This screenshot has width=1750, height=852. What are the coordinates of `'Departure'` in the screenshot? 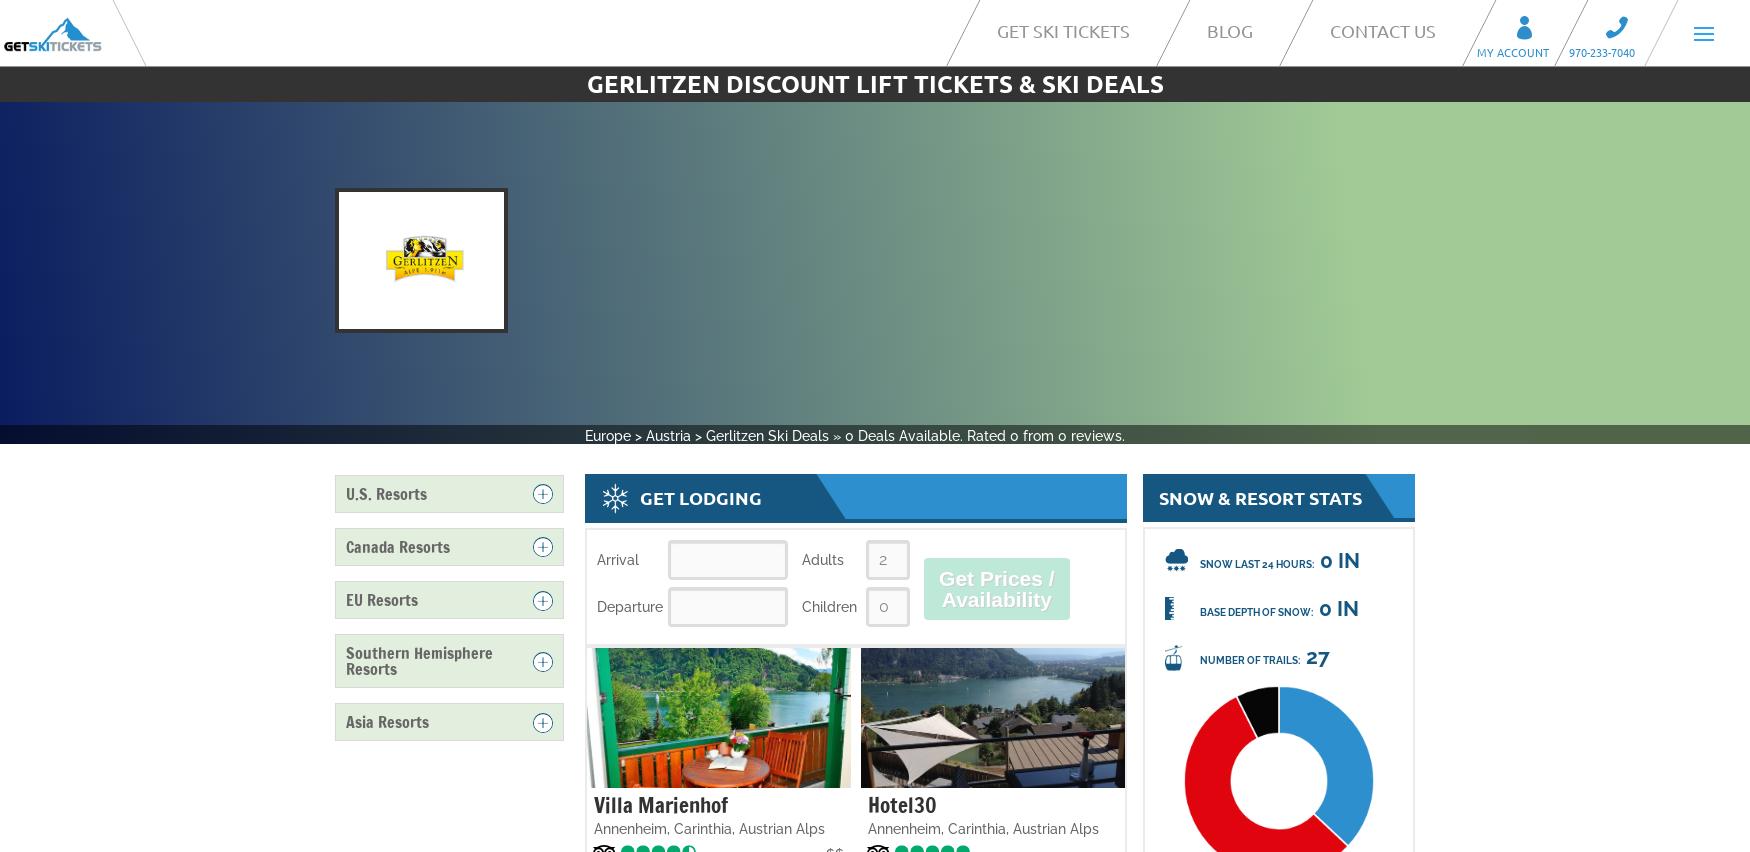 It's located at (629, 606).